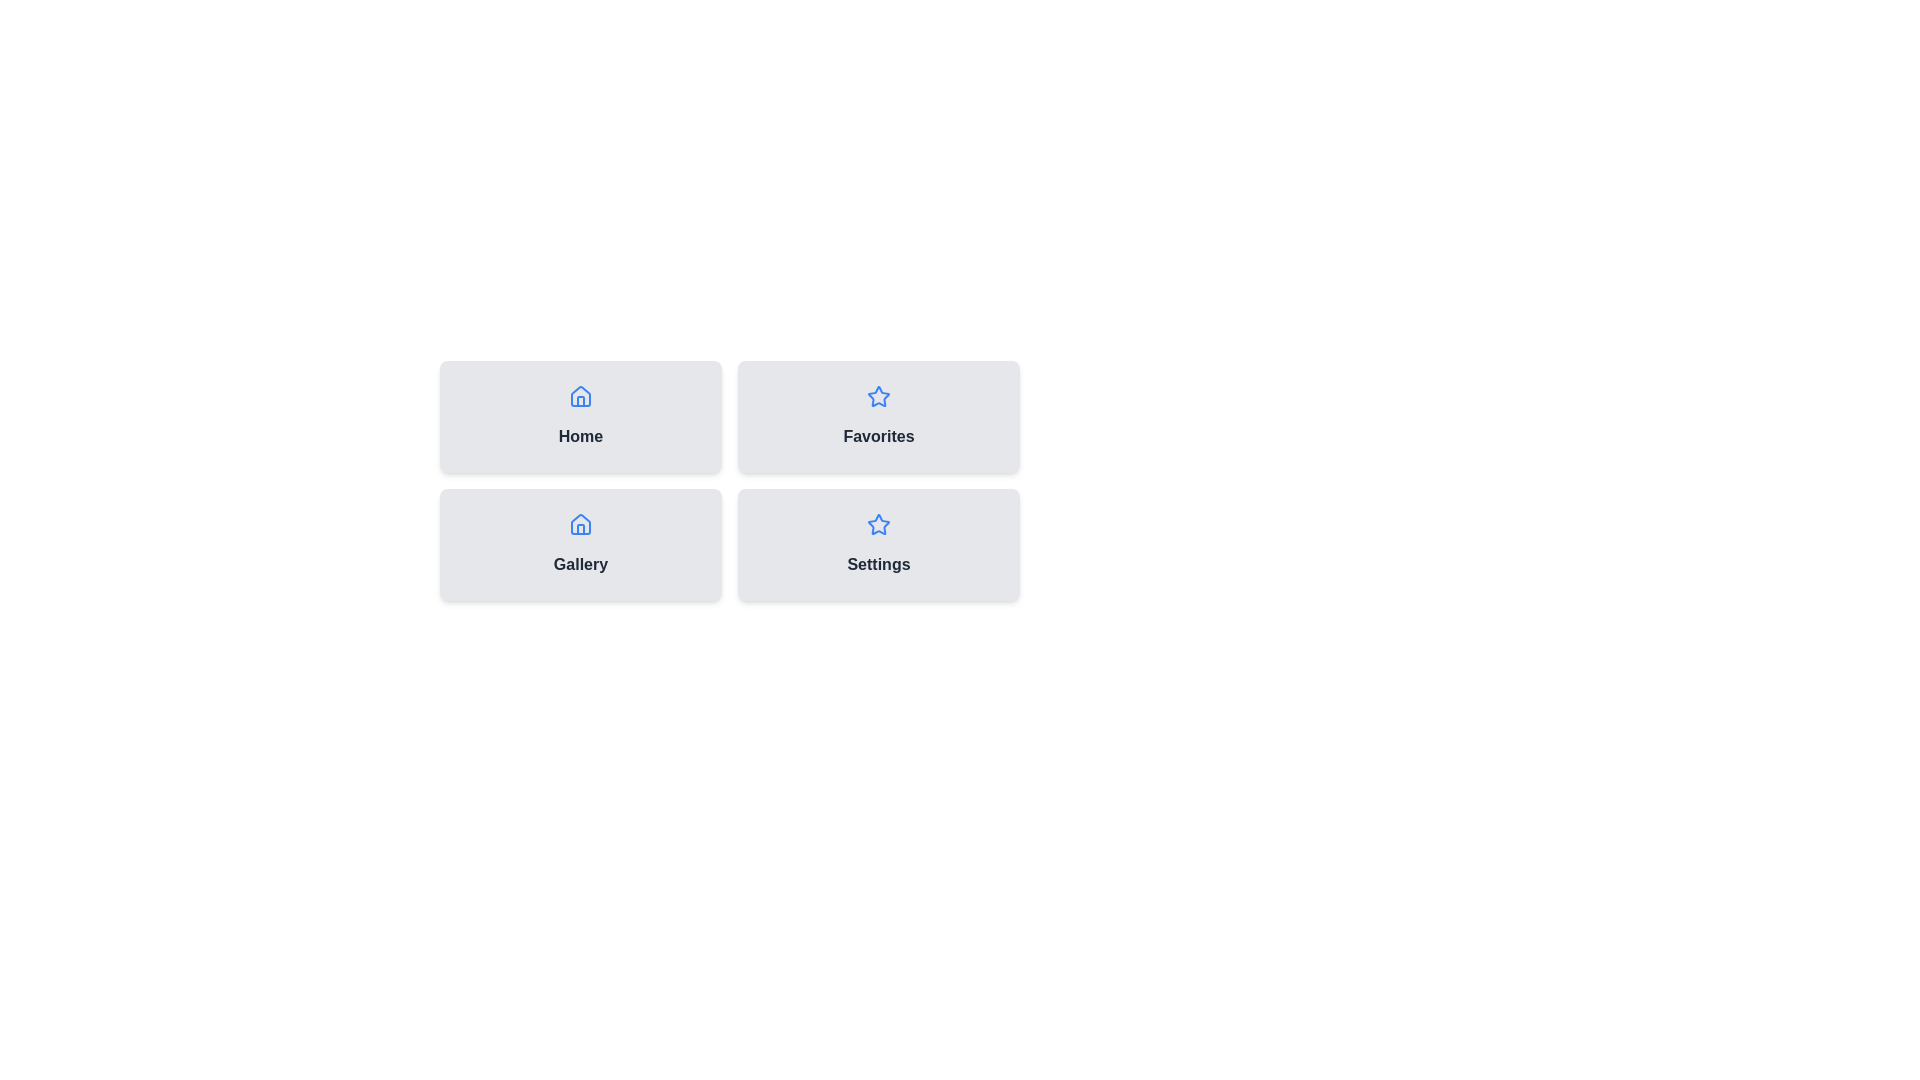  I want to click on the door graphic within the 'Gallery' button icon, which is located at the bottom center of the house representation, so click(579, 528).